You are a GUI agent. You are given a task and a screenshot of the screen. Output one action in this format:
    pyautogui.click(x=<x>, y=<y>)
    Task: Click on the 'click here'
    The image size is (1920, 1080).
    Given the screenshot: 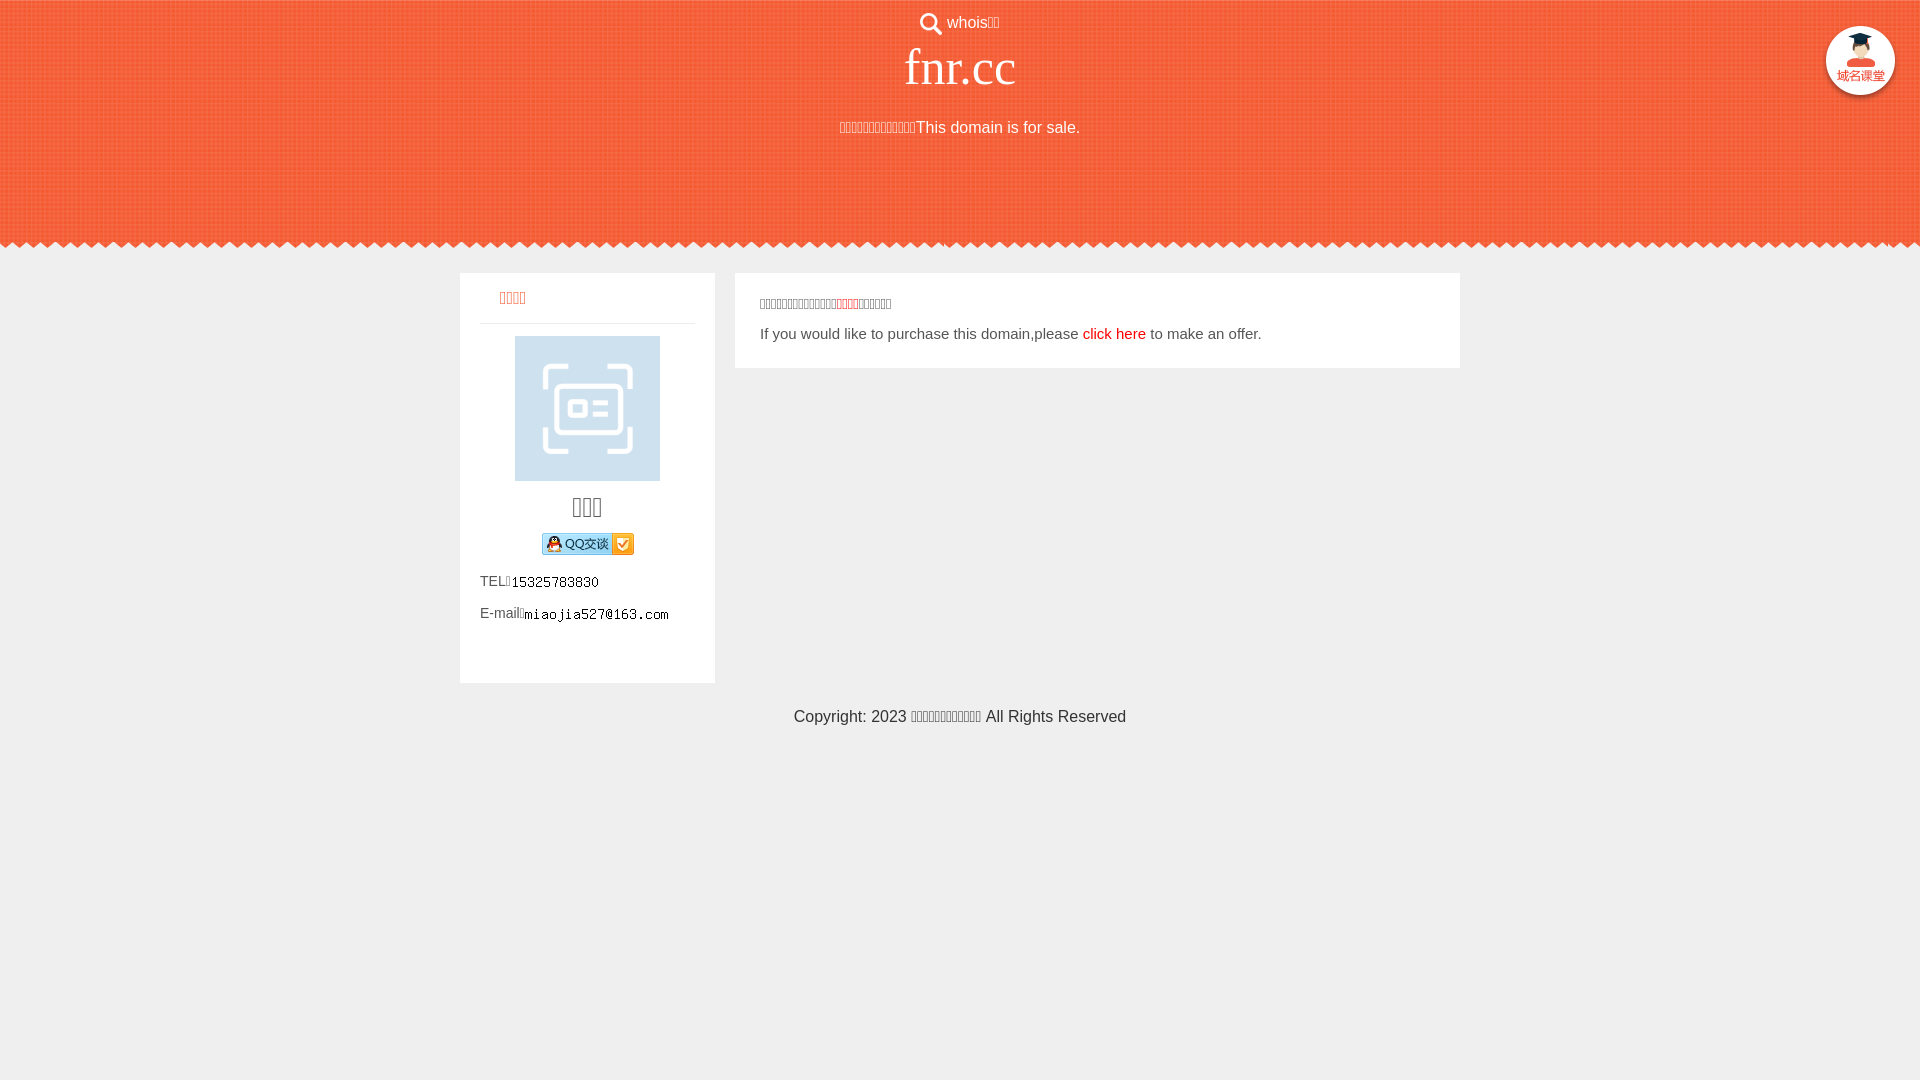 What is the action you would take?
    pyautogui.click(x=1113, y=332)
    